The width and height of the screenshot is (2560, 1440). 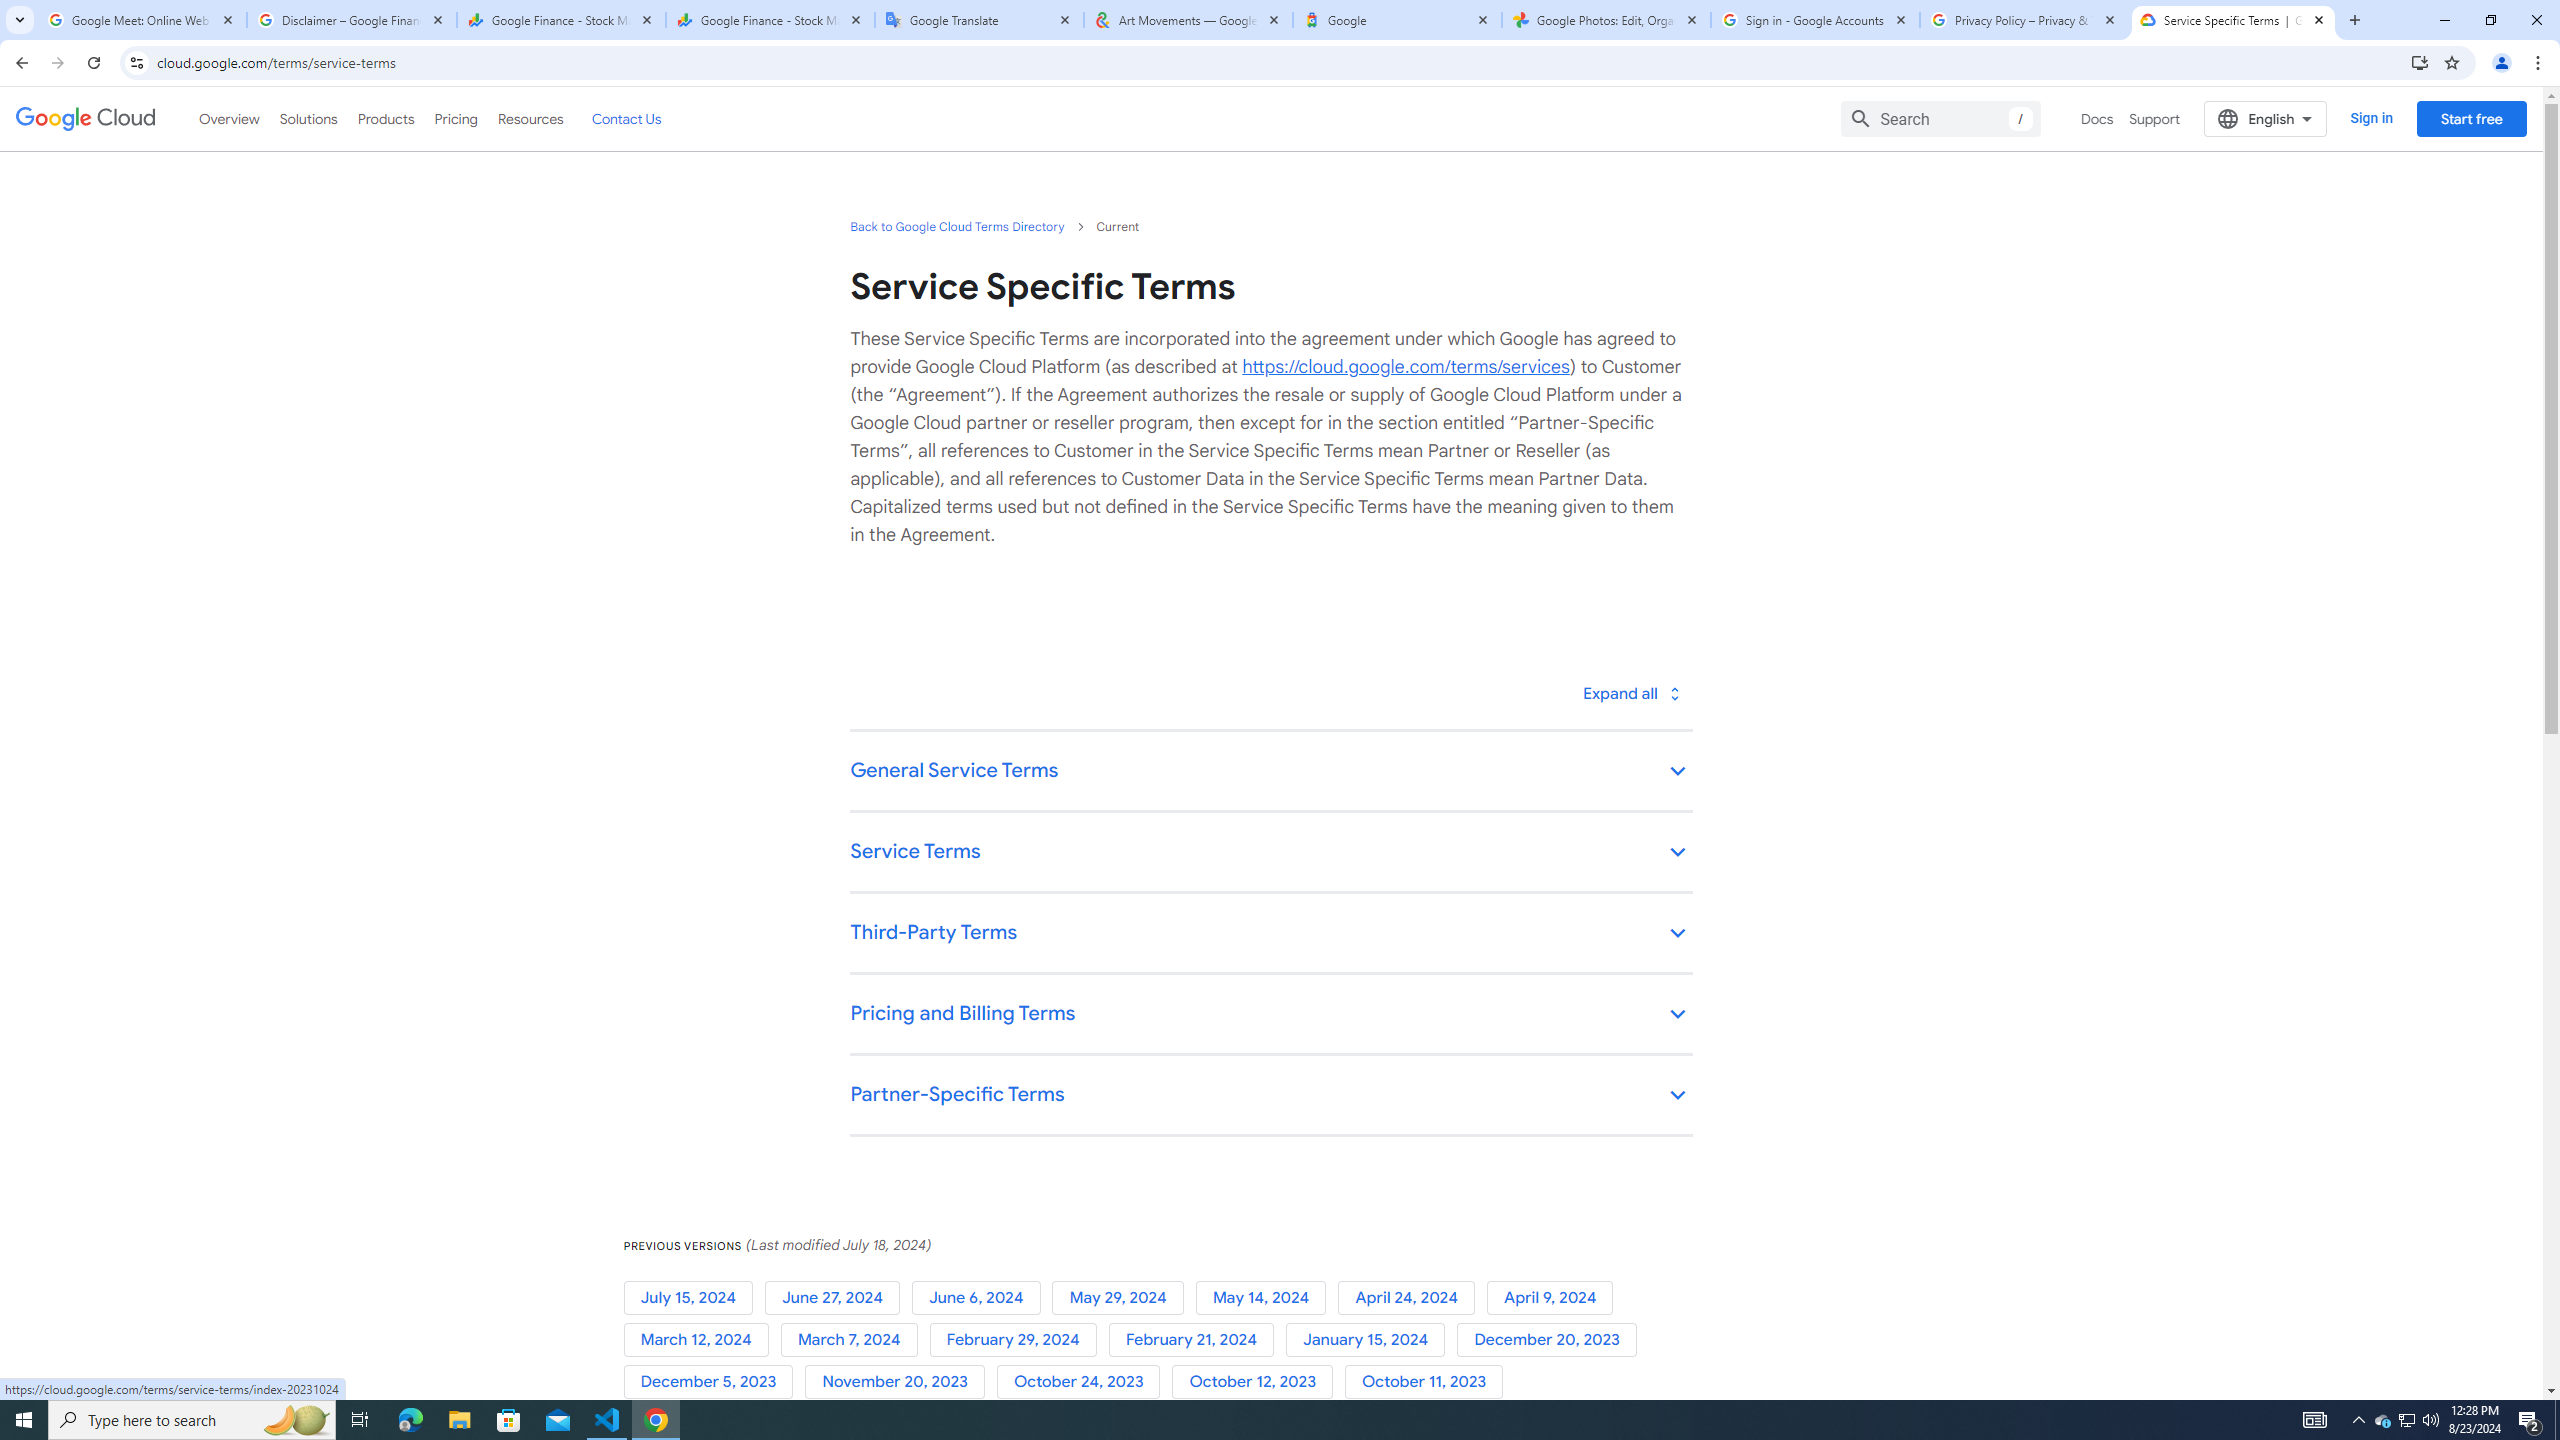 What do you see at coordinates (307, 118) in the screenshot?
I see `'Solutions'` at bounding box center [307, 118].